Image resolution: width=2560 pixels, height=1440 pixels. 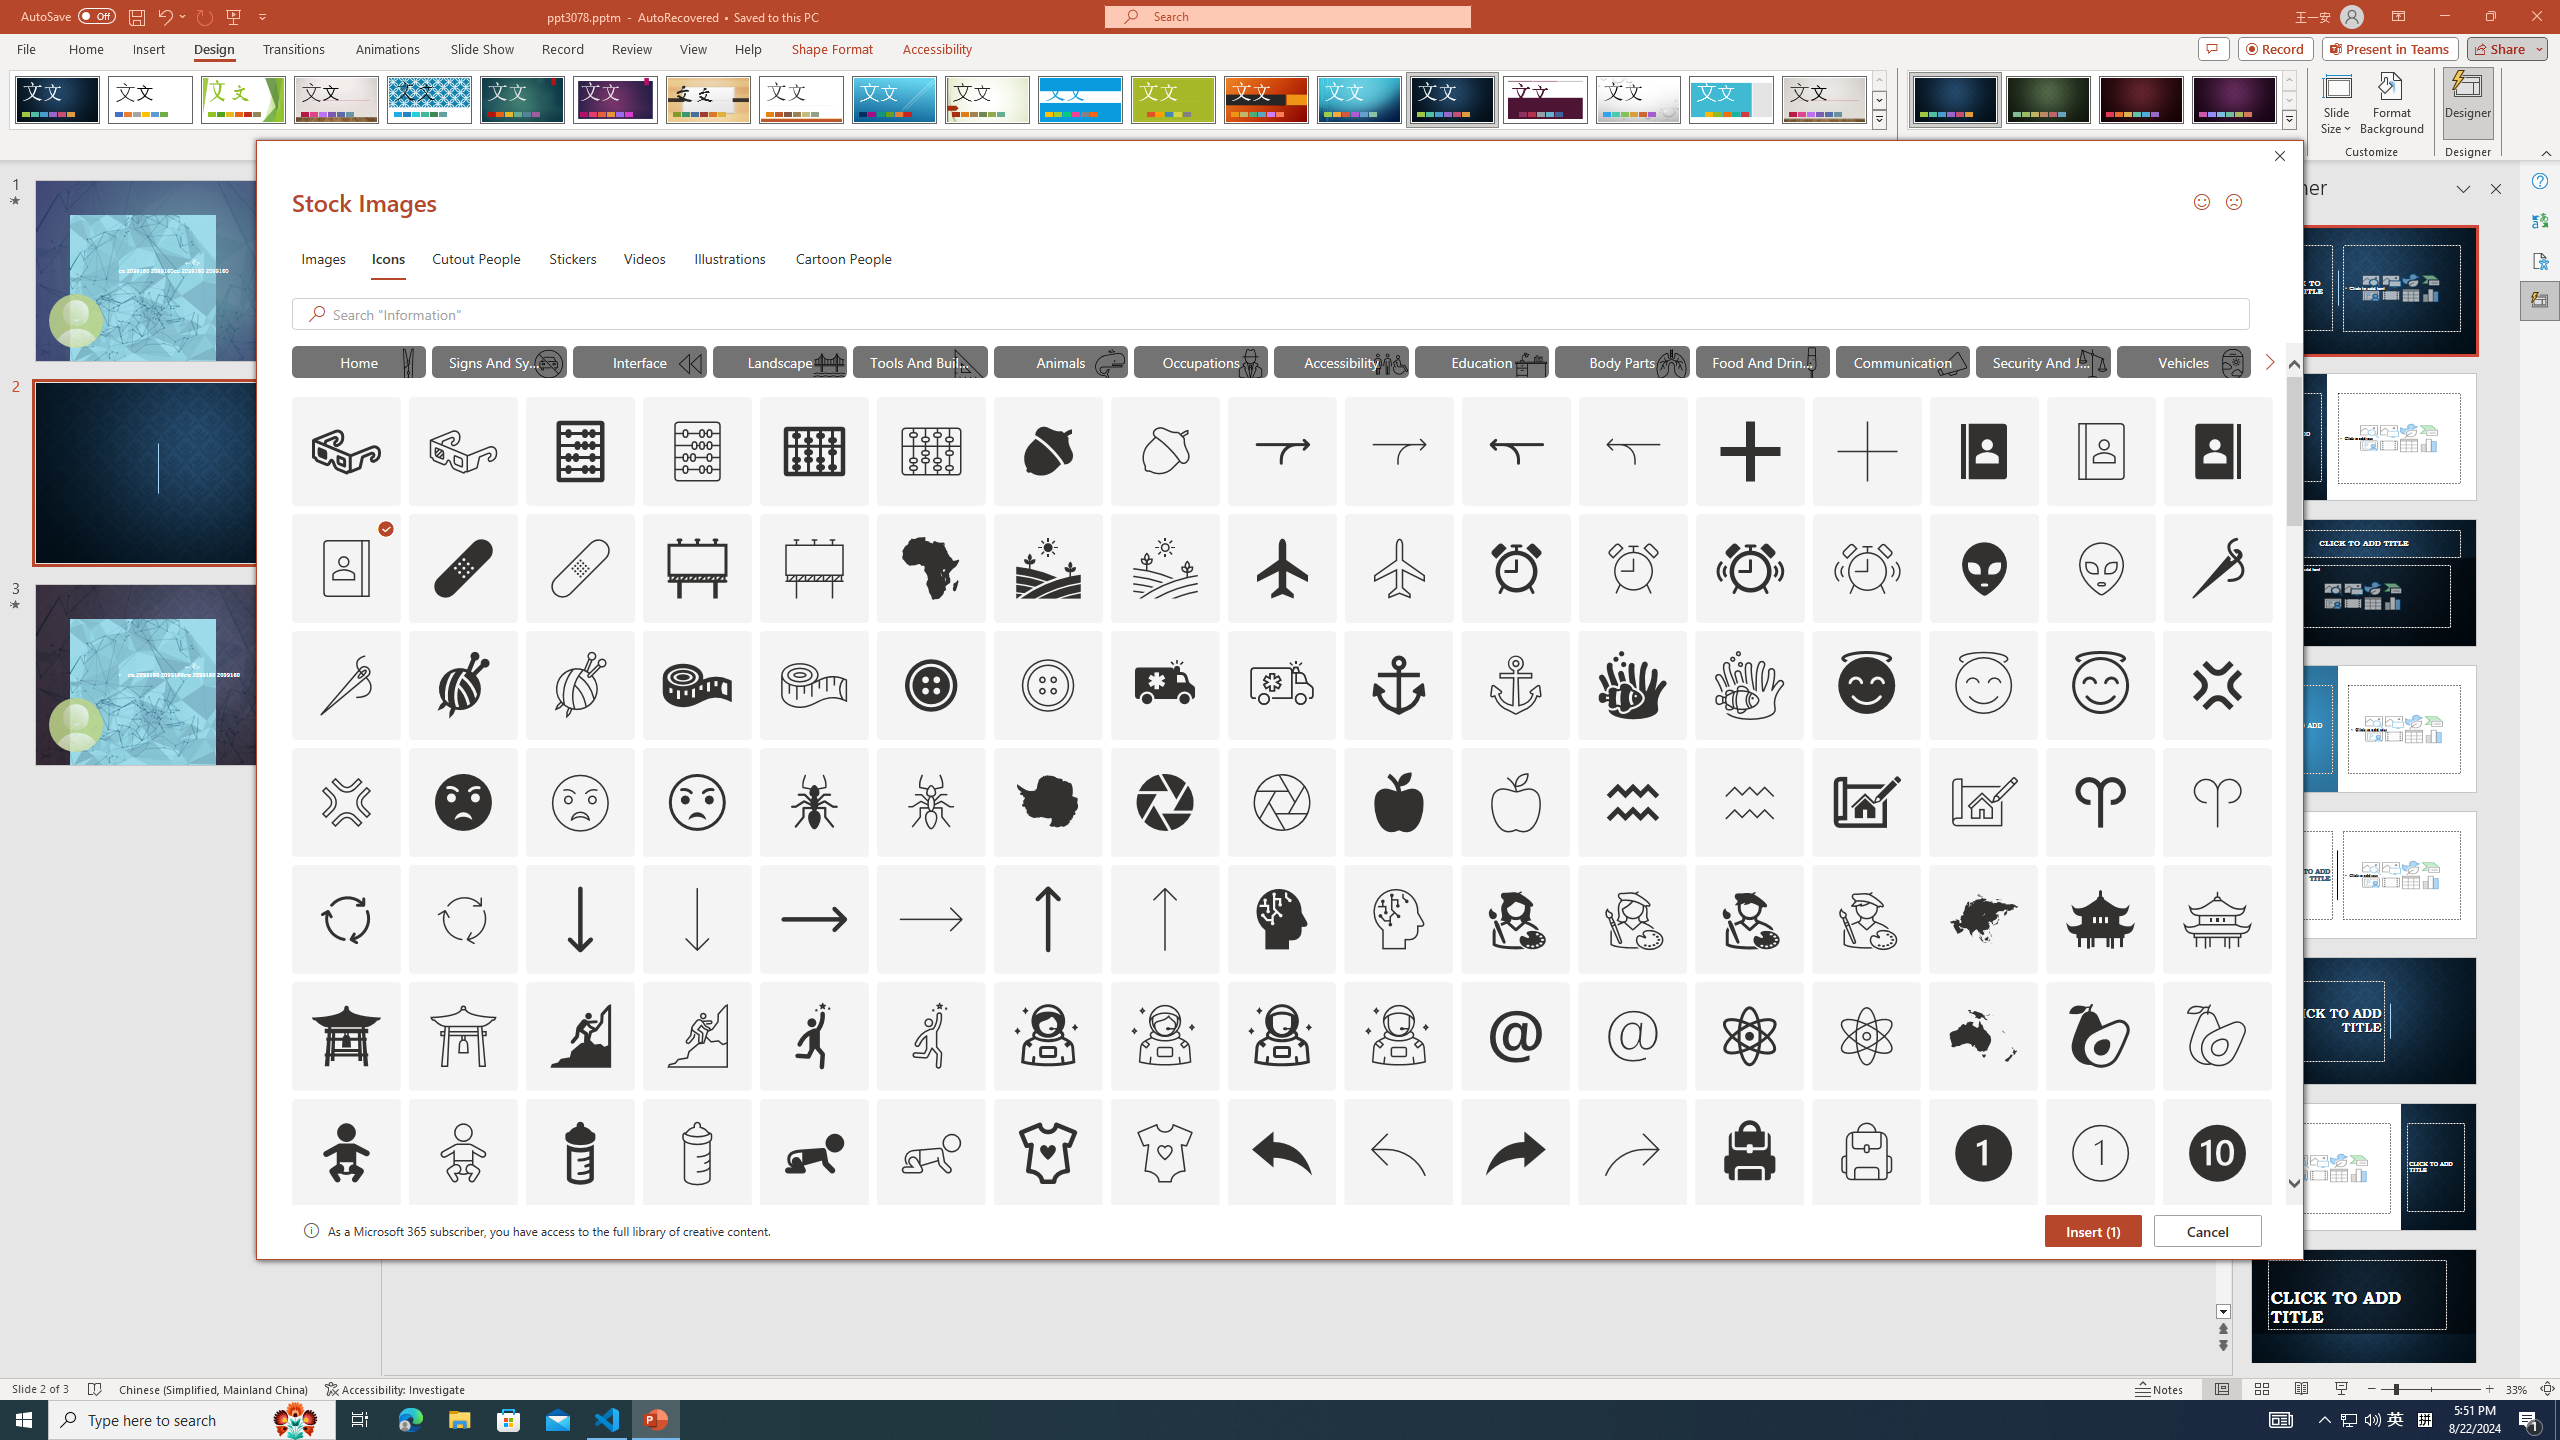 I want to click on 'AutomationID: Icons_Acorn', so click(x=1048, y=451).